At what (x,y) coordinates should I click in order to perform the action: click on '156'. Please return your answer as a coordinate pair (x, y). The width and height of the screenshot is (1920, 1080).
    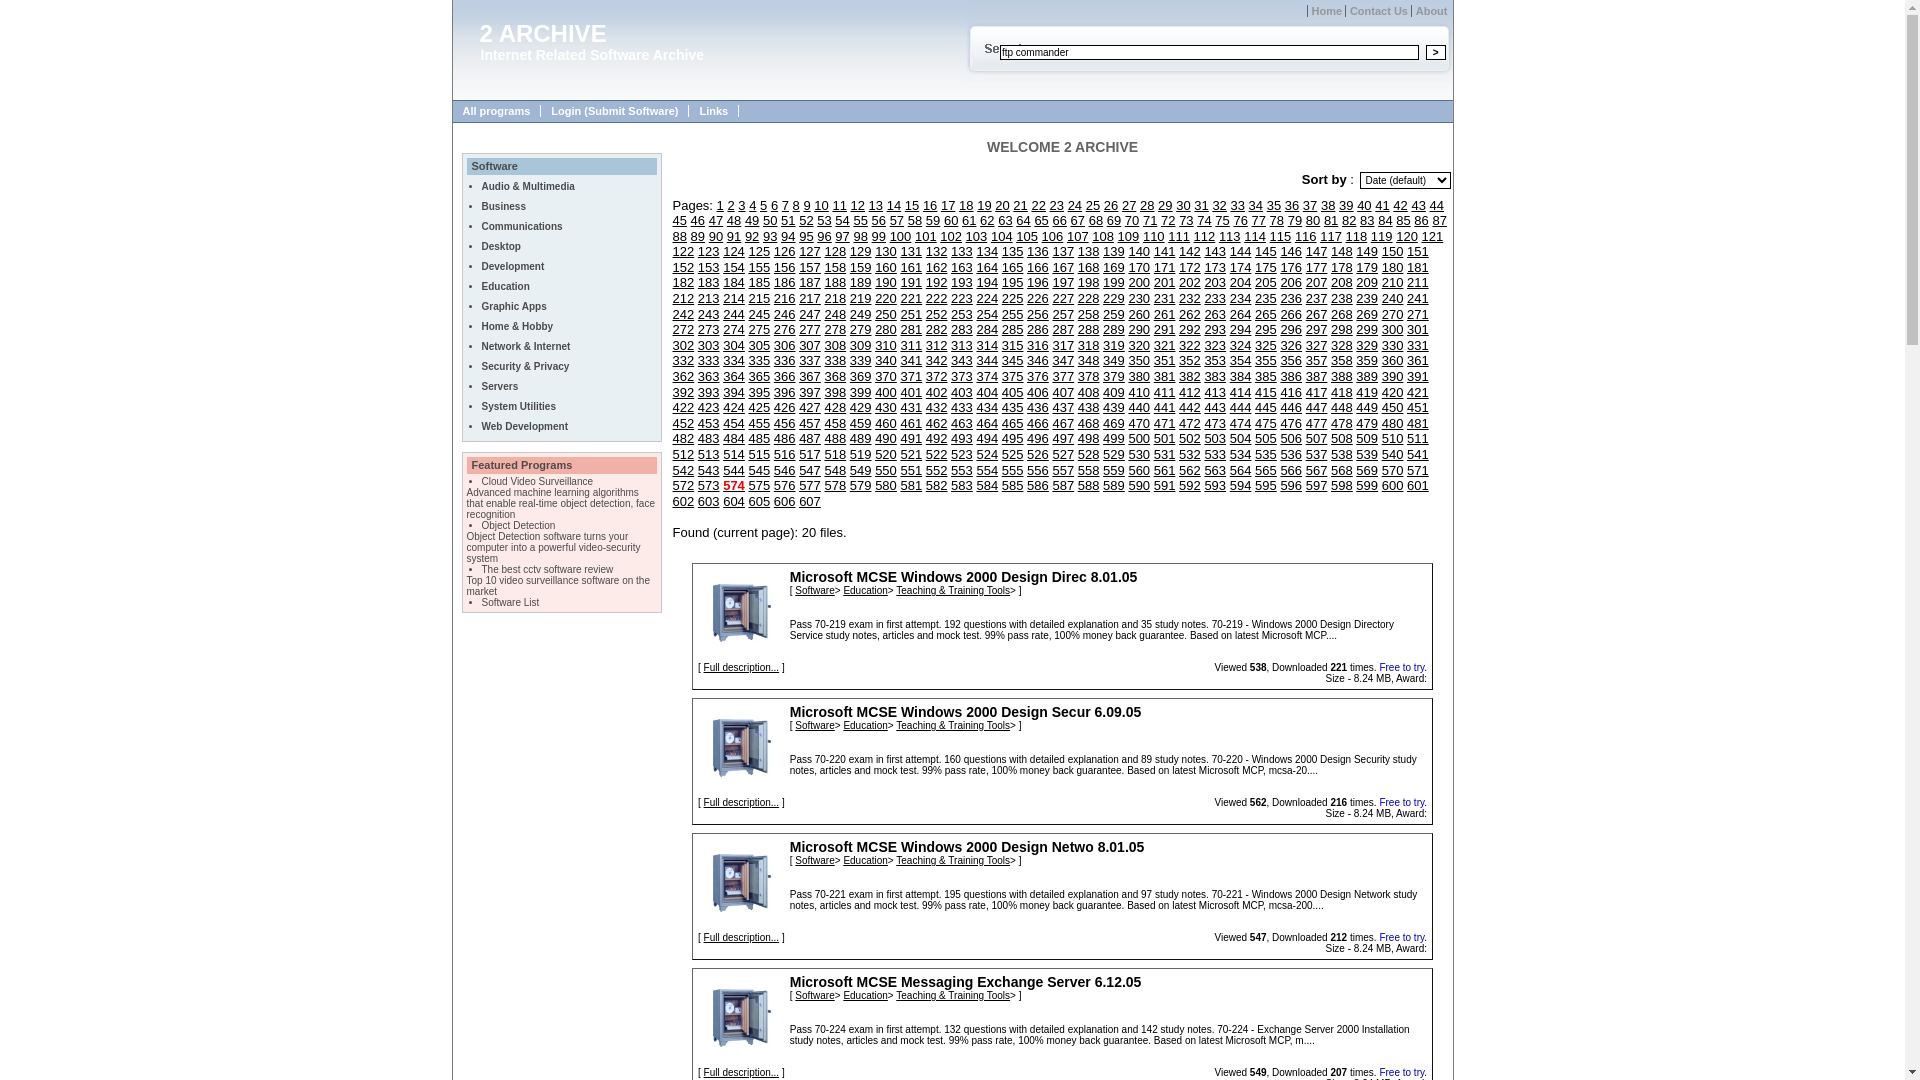
    Looking at the image, I should click on (772, 266).